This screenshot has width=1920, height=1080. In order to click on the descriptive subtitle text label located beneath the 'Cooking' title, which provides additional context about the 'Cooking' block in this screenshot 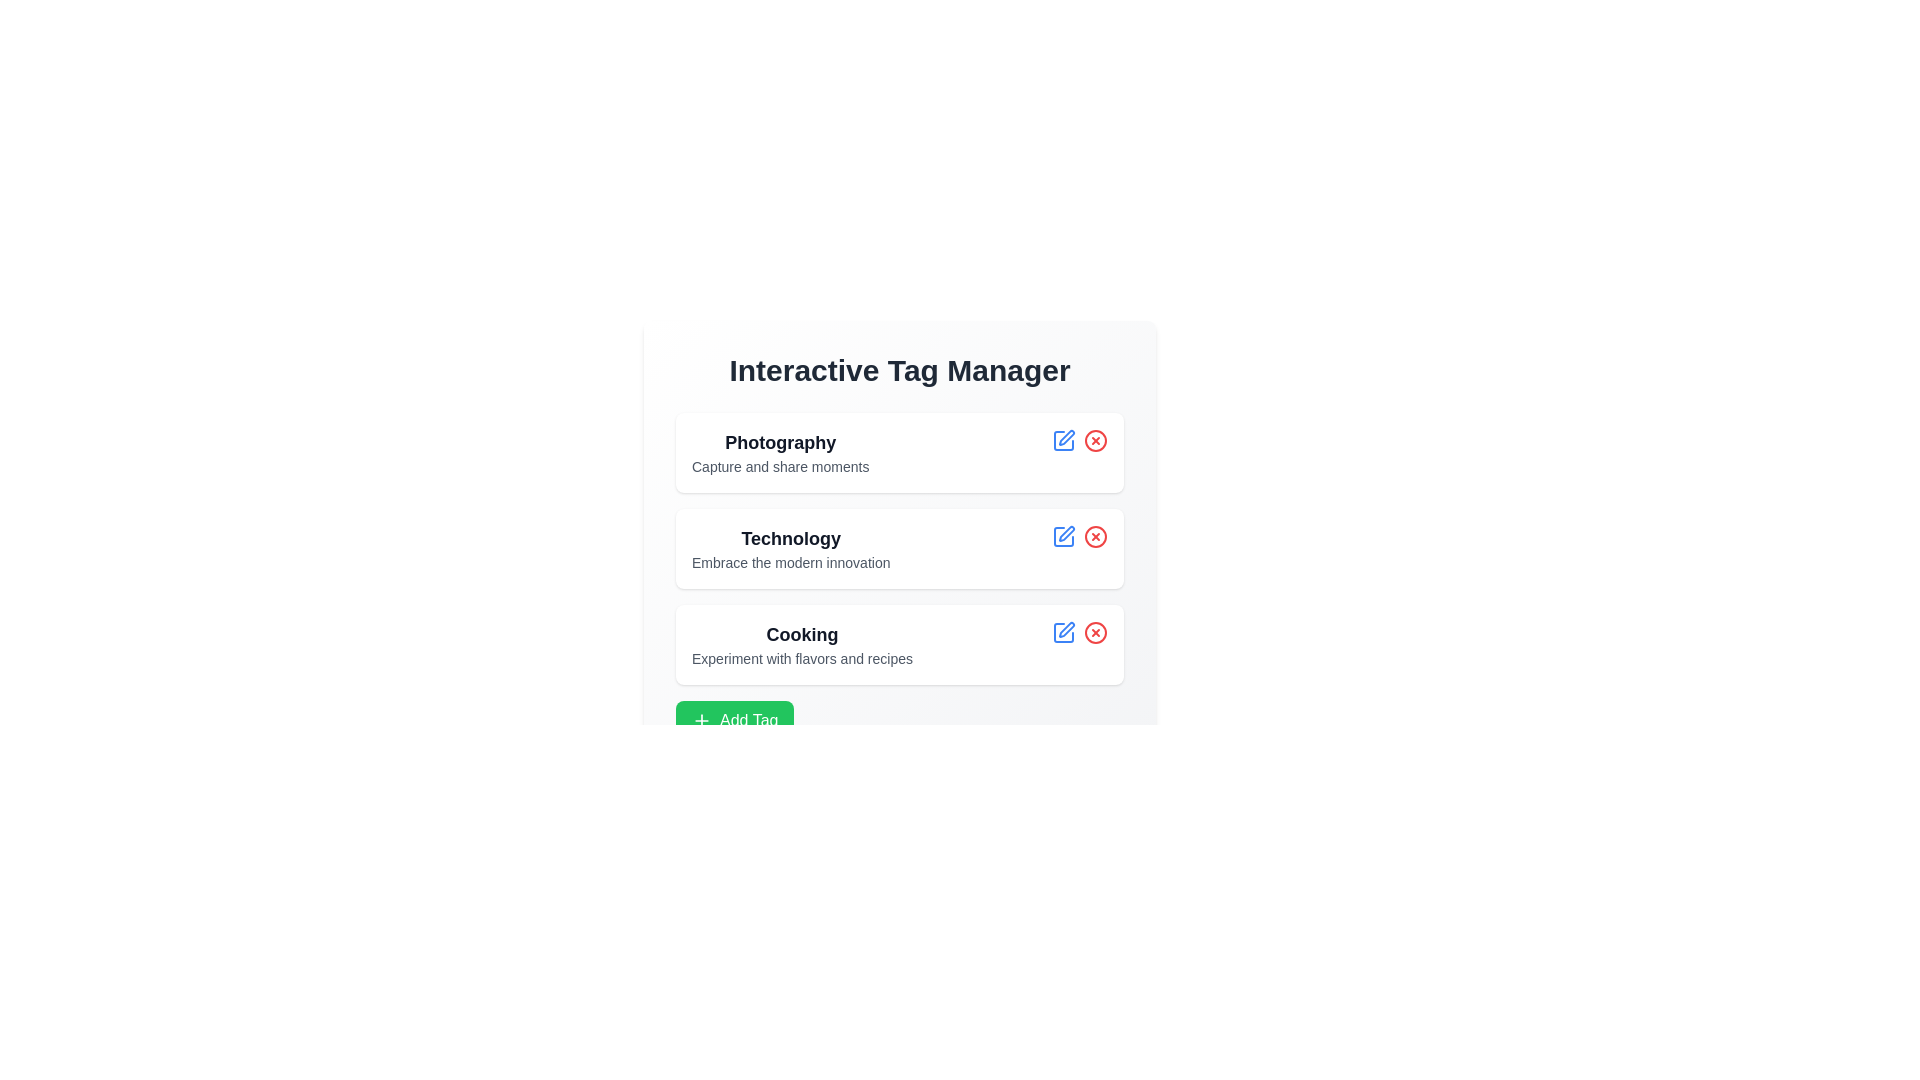, I will do `click(802, 659)`.